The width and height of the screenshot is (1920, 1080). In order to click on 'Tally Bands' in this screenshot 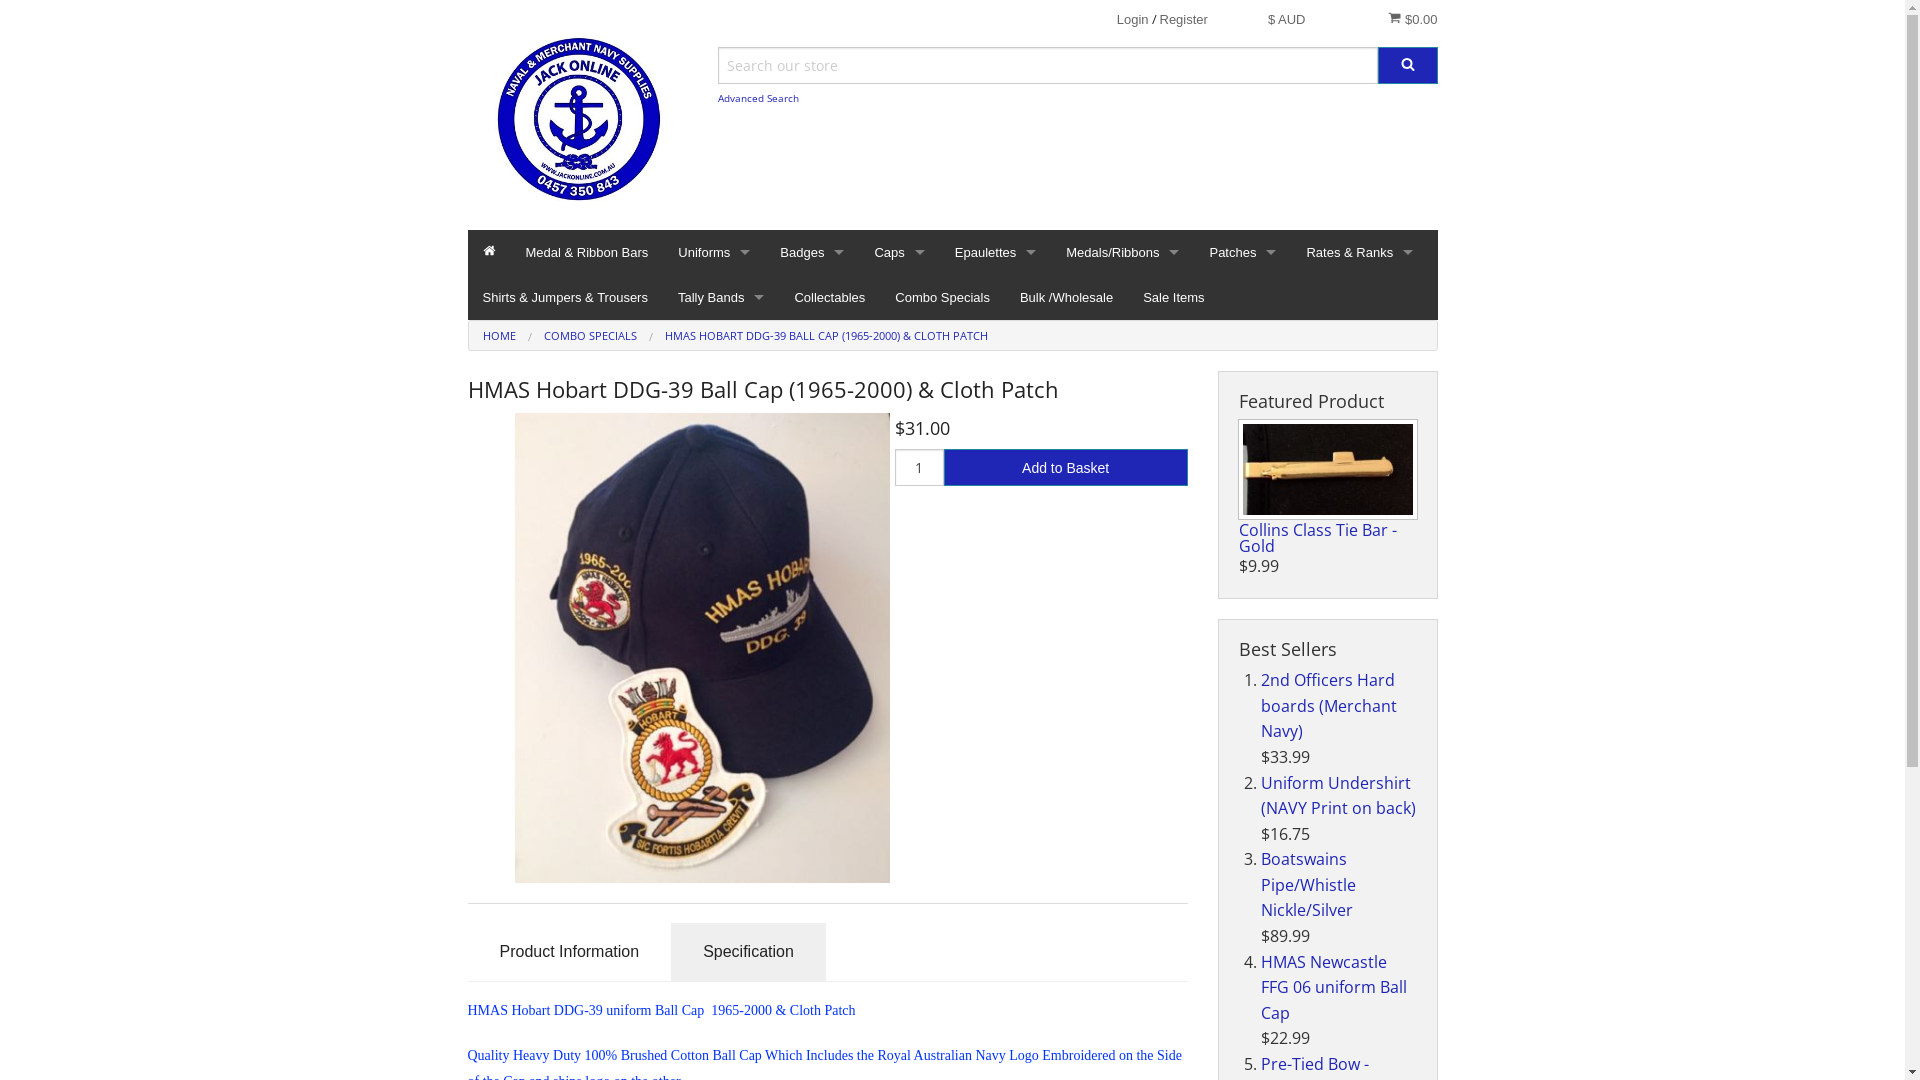, I will do `click(720, 297)`.